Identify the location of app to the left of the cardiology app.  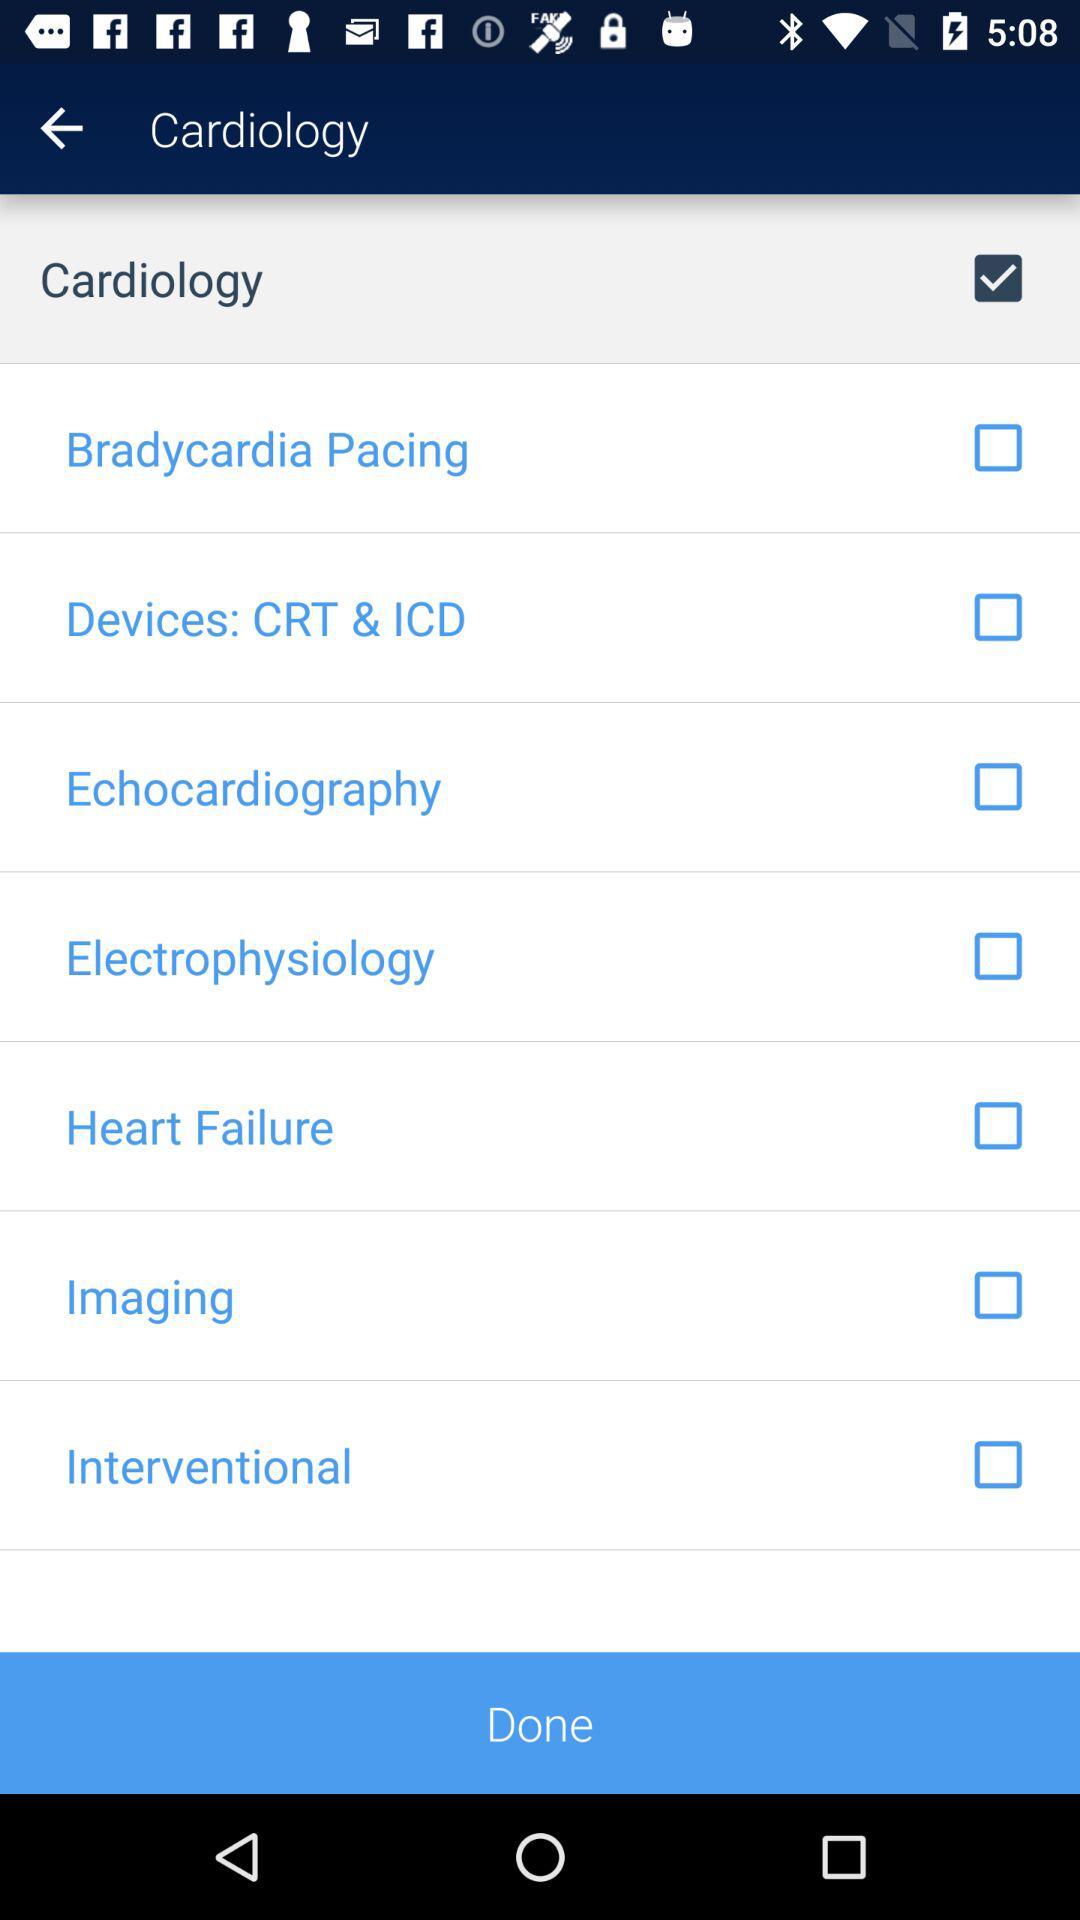
(41, 127).